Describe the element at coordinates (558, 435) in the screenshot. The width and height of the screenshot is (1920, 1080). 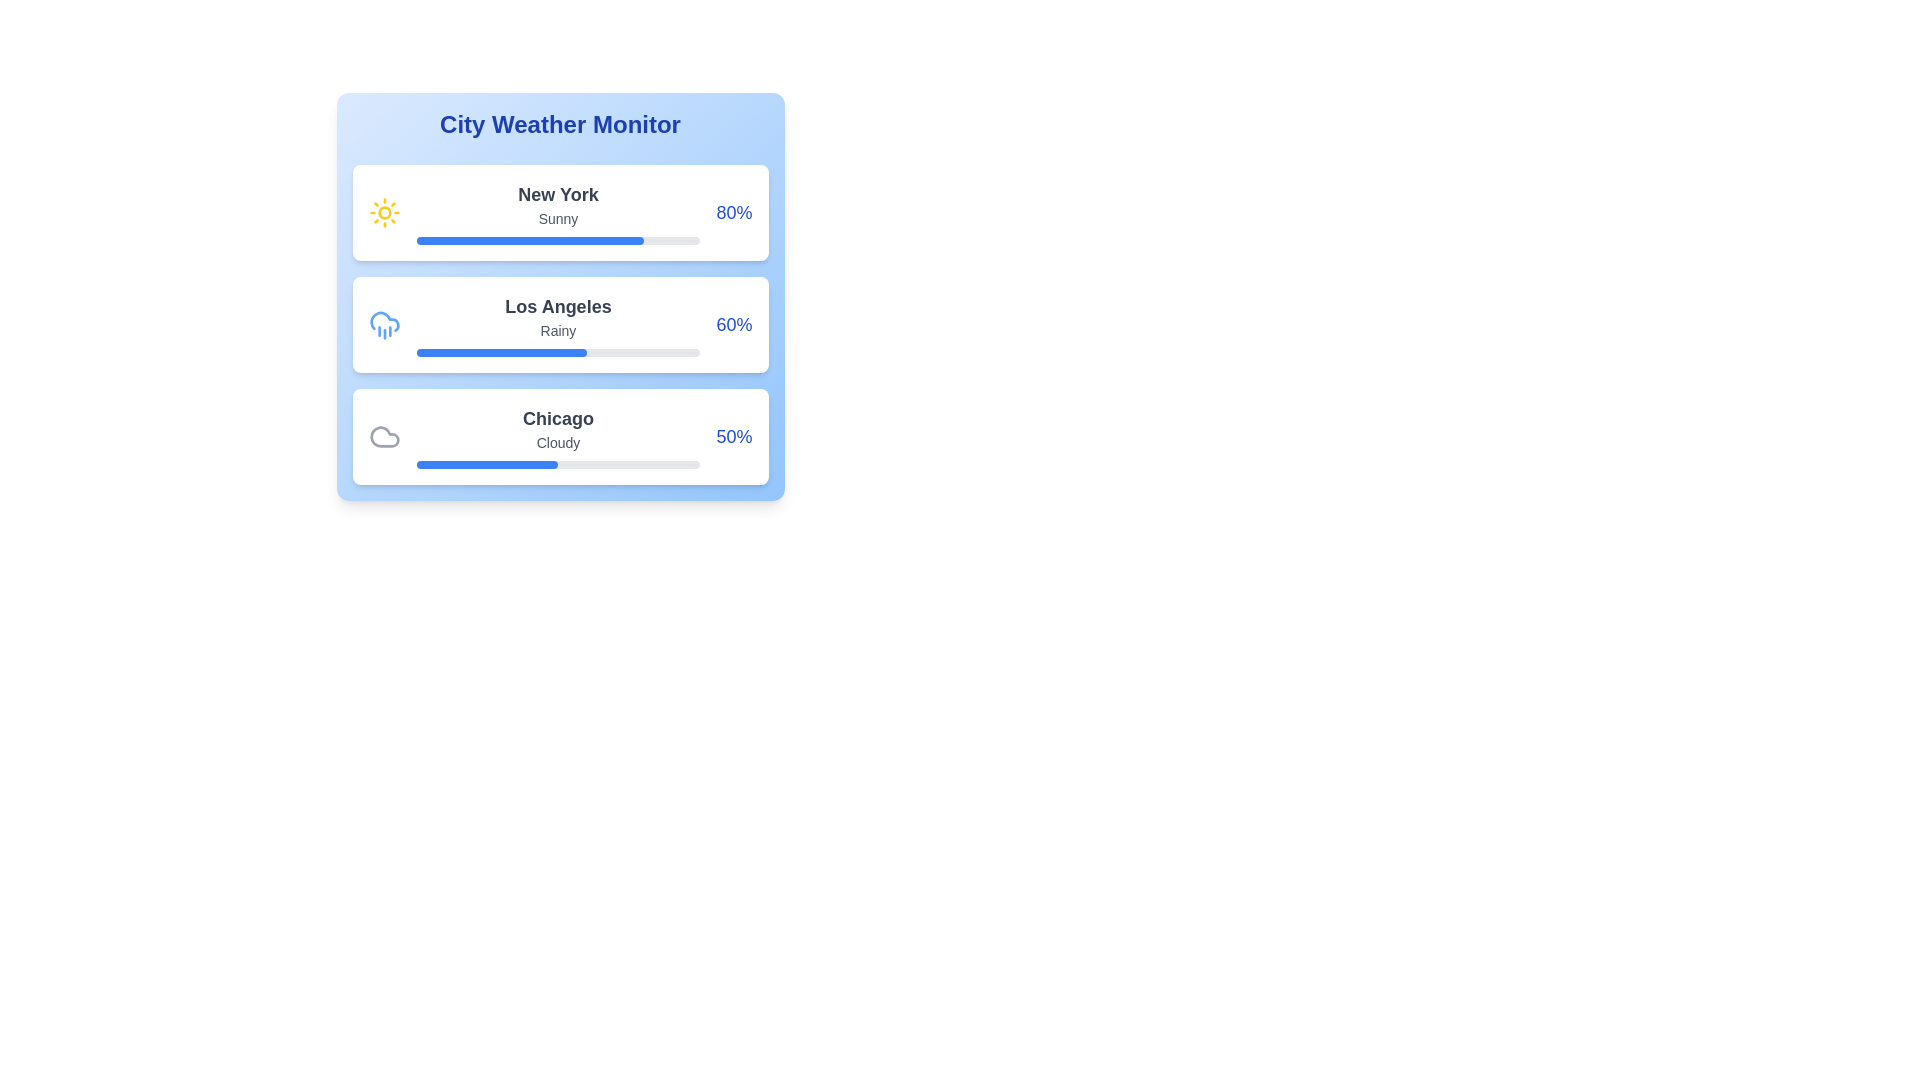
I see `the Weather summary component for Chicago, which displays 'Cloudy' text and a blue progress bar indicating 50%` at that location.